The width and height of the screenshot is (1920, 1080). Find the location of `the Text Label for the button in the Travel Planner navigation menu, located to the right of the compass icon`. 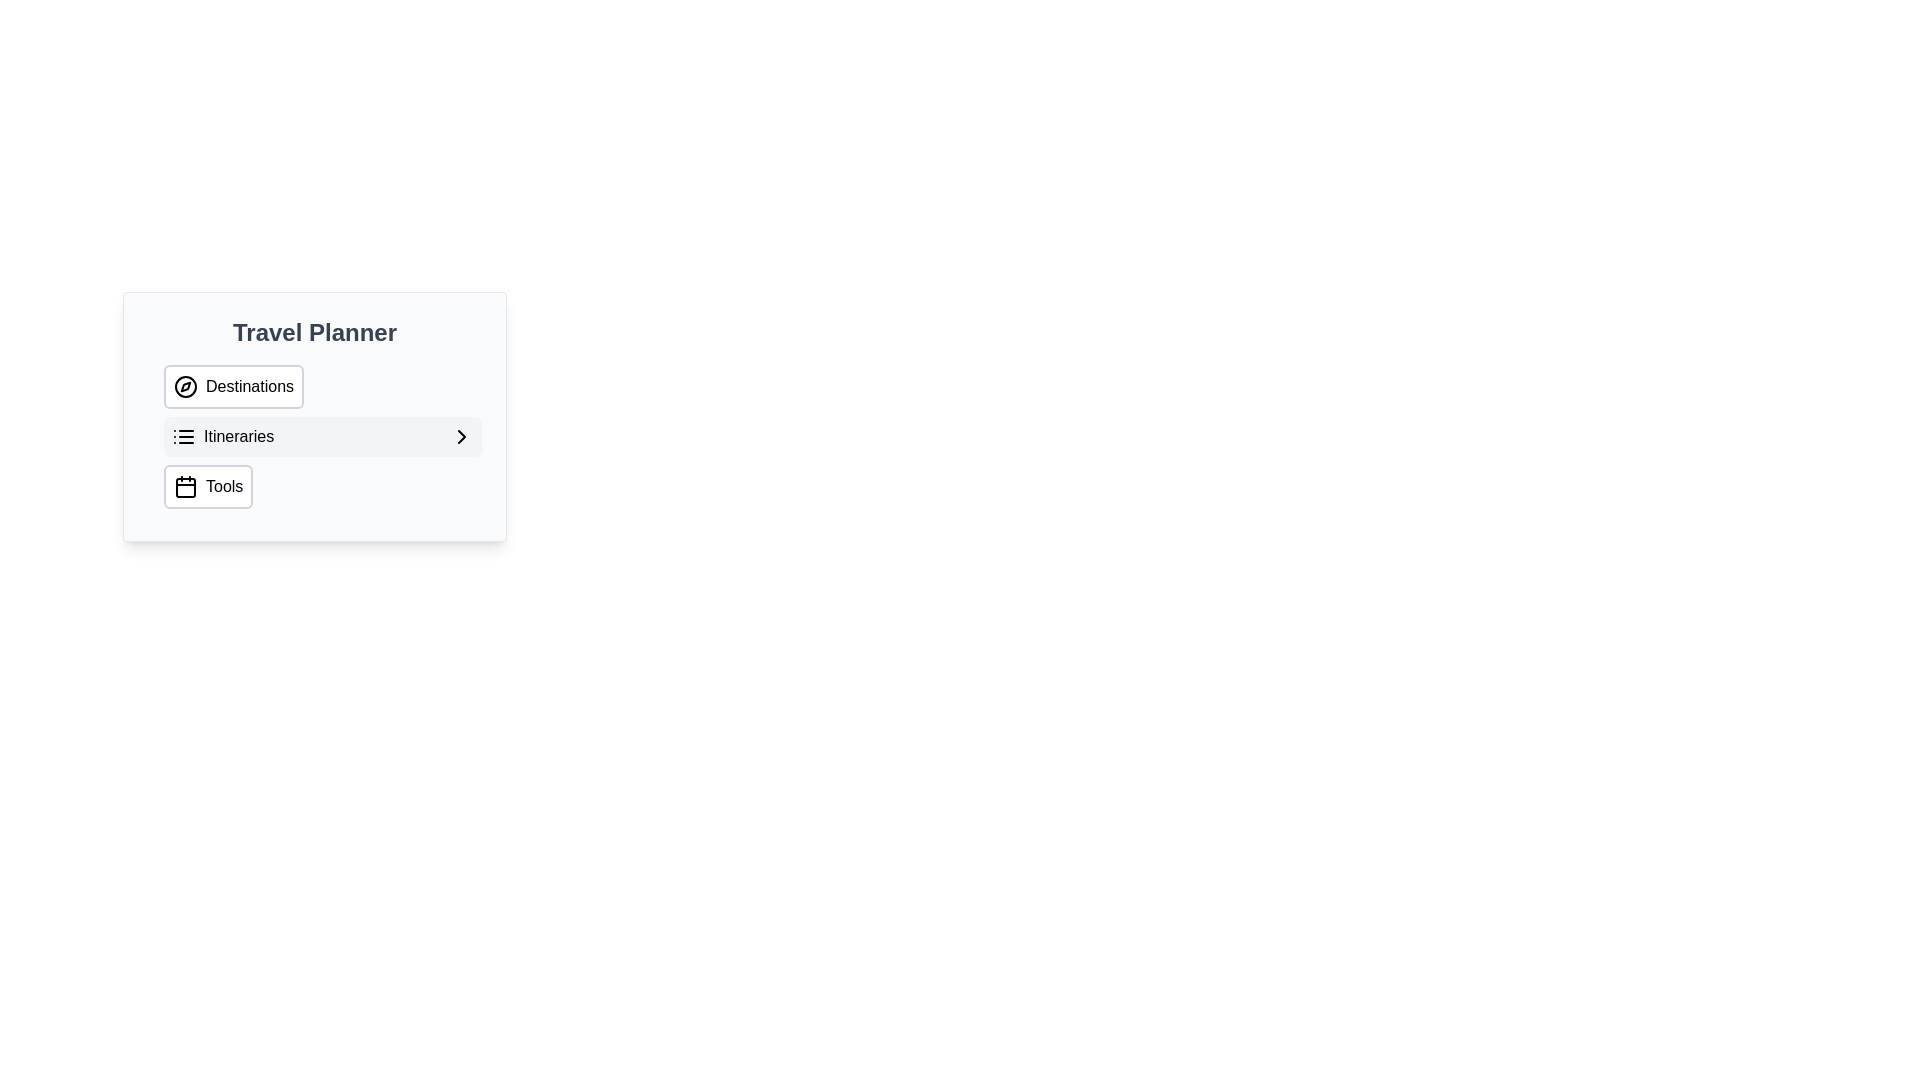

the Text Label for the button in the Travel Planner navigation menu, located to the right of the compass icon is located at coordinates (248, 386).